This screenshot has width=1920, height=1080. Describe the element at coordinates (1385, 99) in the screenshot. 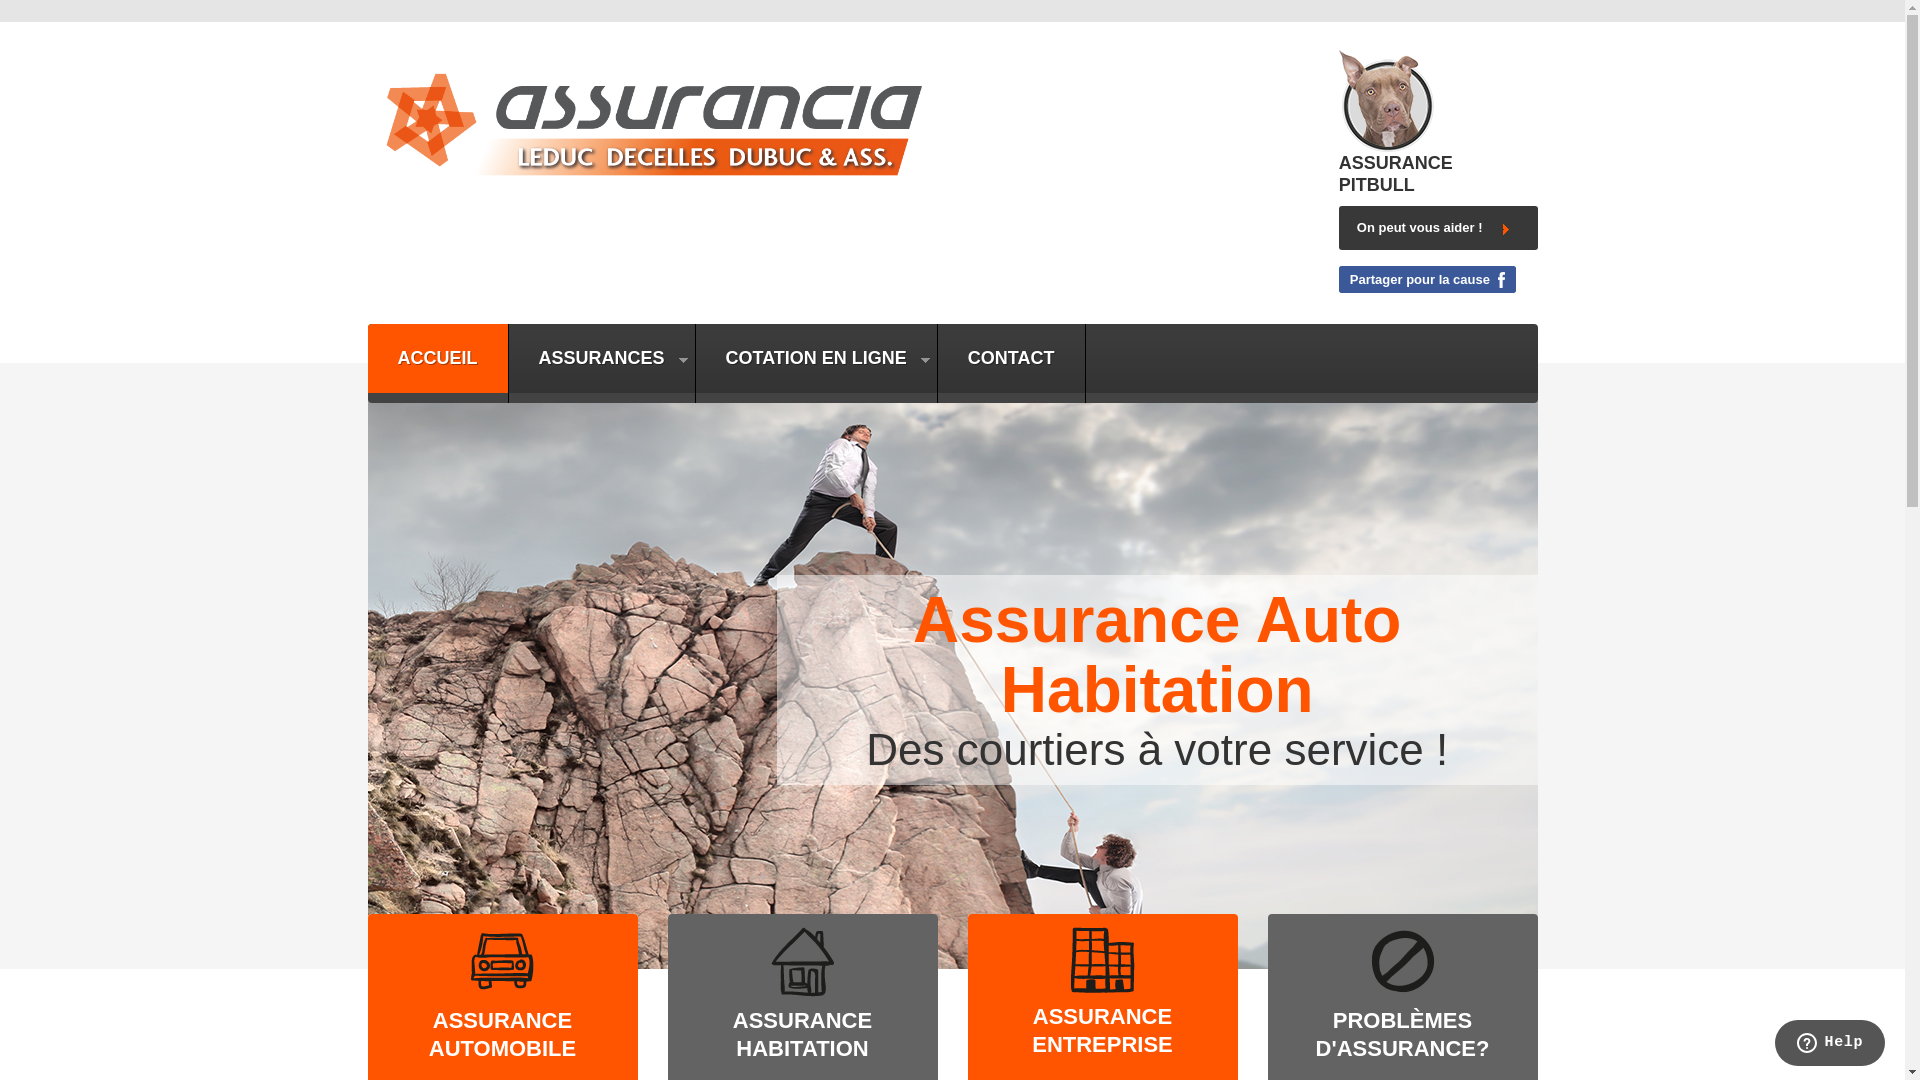

I see `'Assurance Pitbull'` at that location.